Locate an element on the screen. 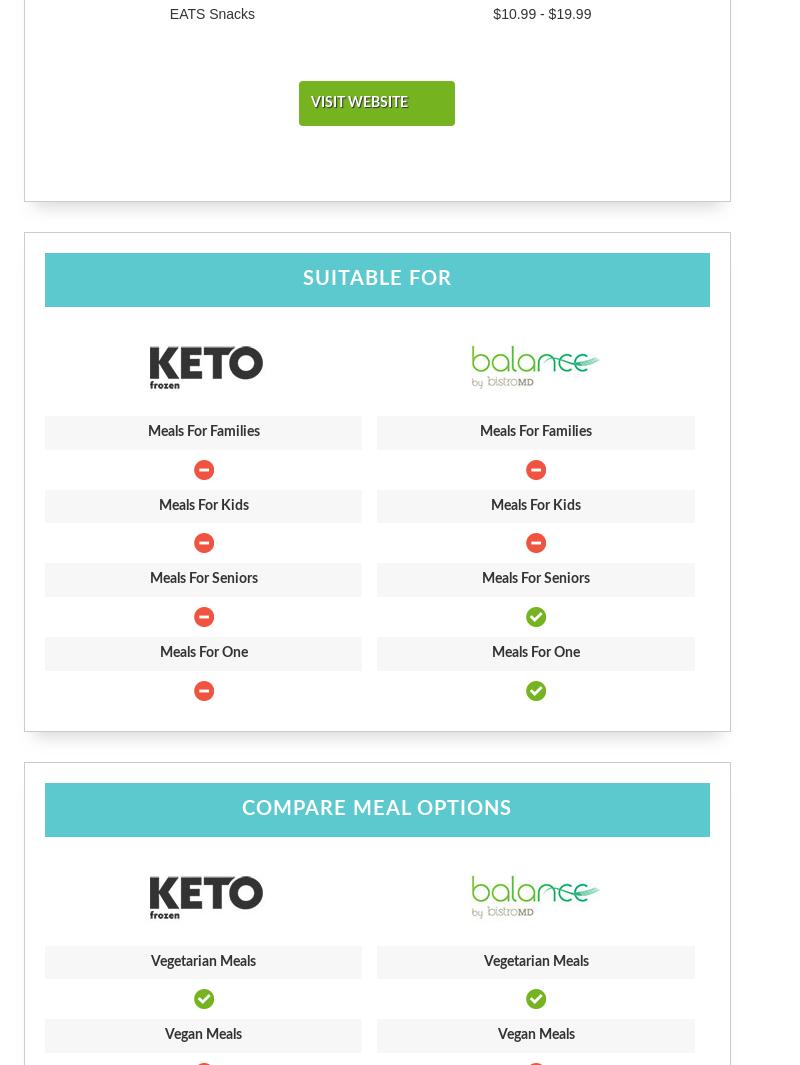 This screenshot has width=800, height=1065. 'Compare Meal Options' is located at coordinates (376, 808).